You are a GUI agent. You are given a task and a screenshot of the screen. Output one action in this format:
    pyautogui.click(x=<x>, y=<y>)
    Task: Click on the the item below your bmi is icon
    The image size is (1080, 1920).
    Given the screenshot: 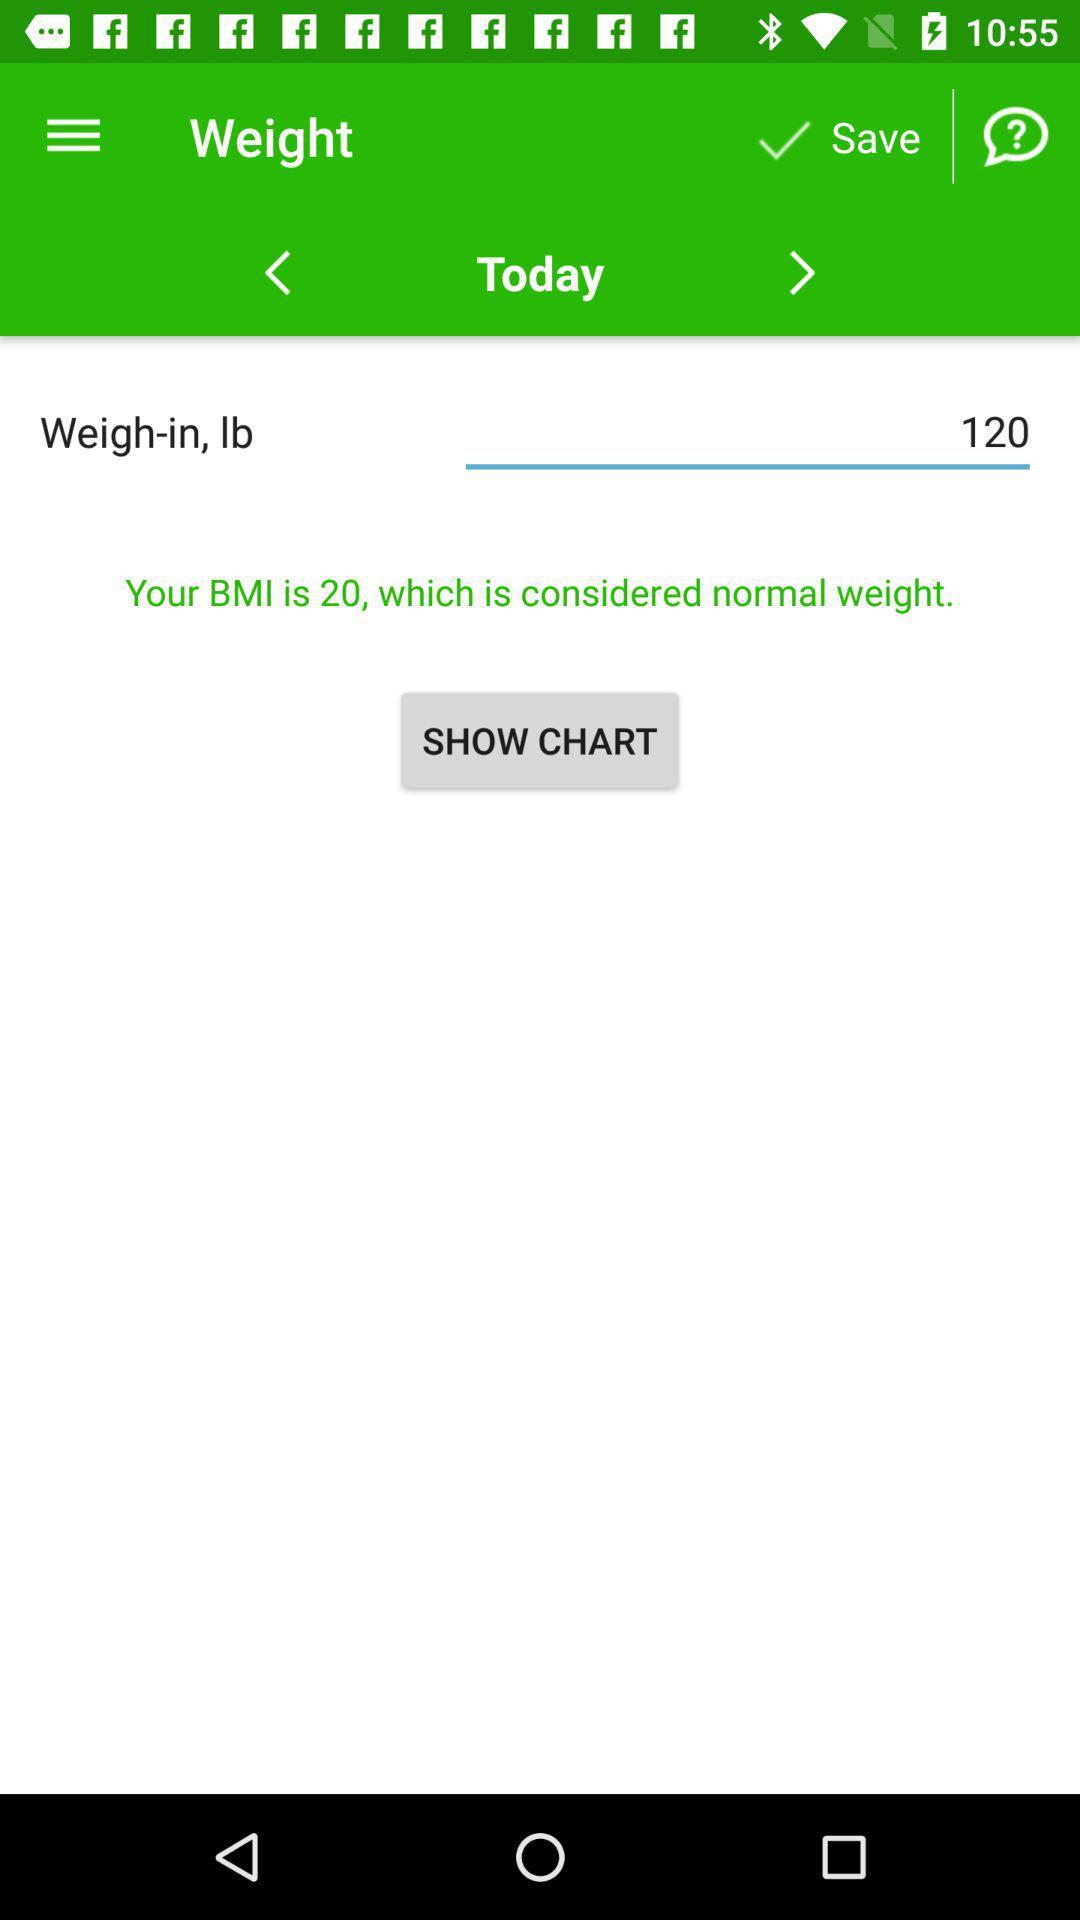 What is the action you would take?
    pyautogui.click(x=540, y=739)
    